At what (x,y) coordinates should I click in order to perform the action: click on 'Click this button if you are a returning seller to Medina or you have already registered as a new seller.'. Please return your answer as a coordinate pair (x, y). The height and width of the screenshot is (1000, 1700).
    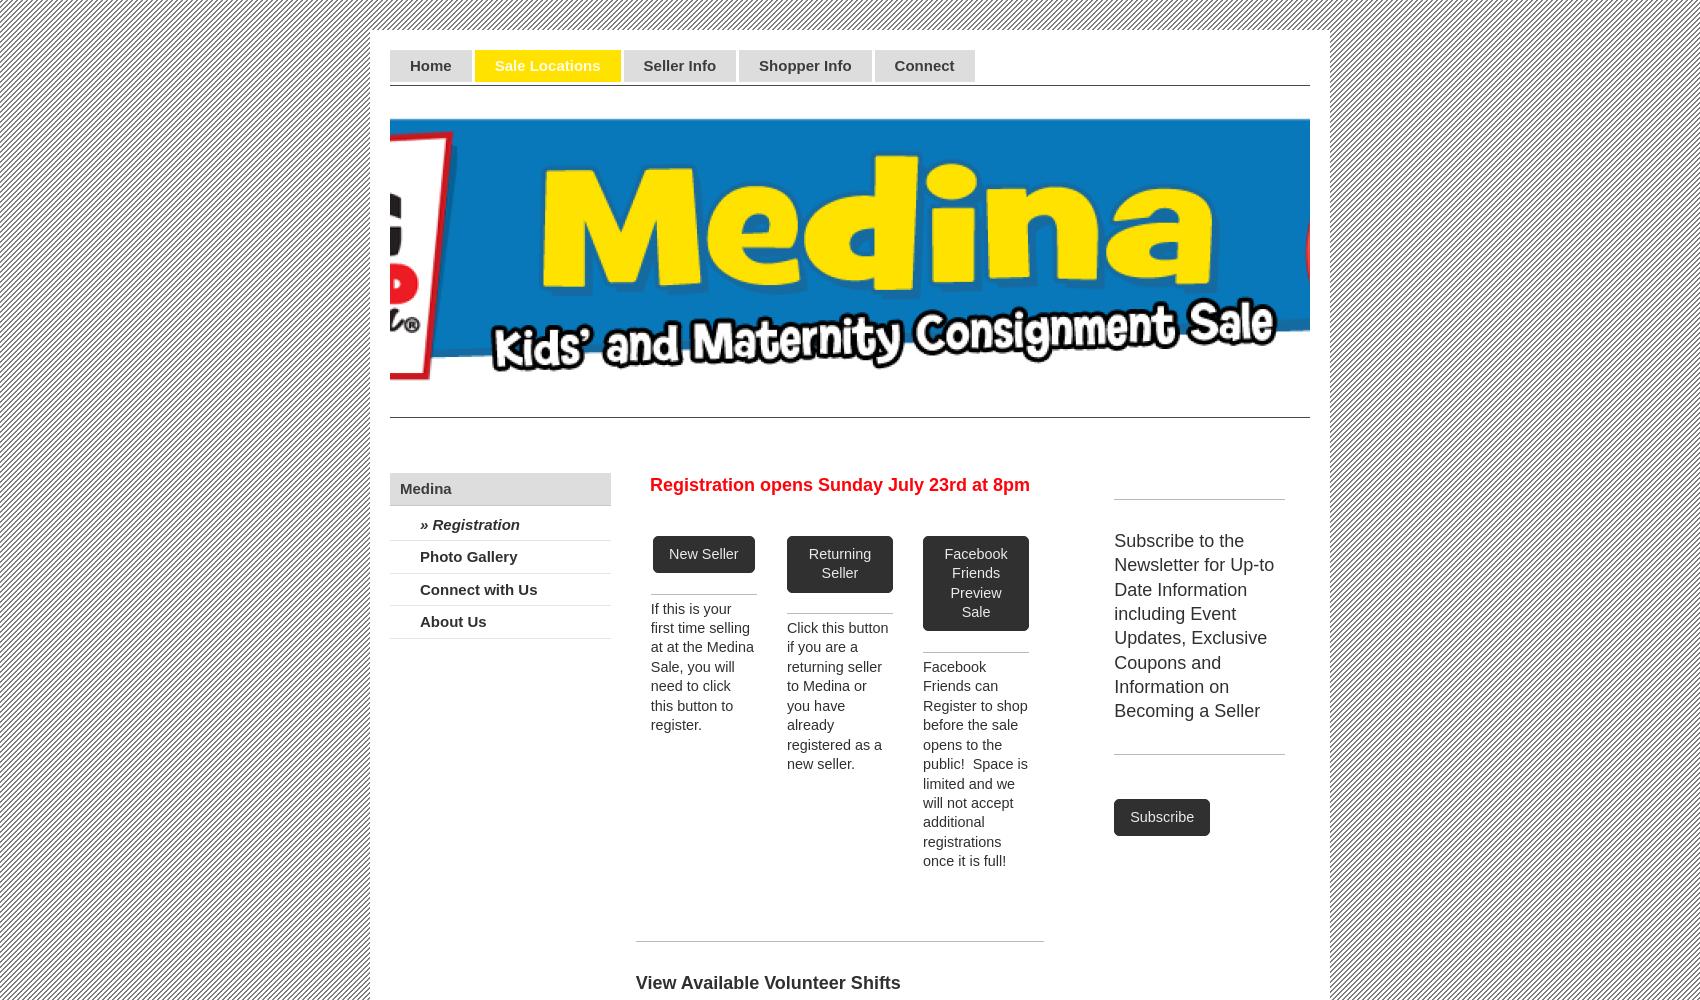
    Looking at the image, I should click on (836, 695).